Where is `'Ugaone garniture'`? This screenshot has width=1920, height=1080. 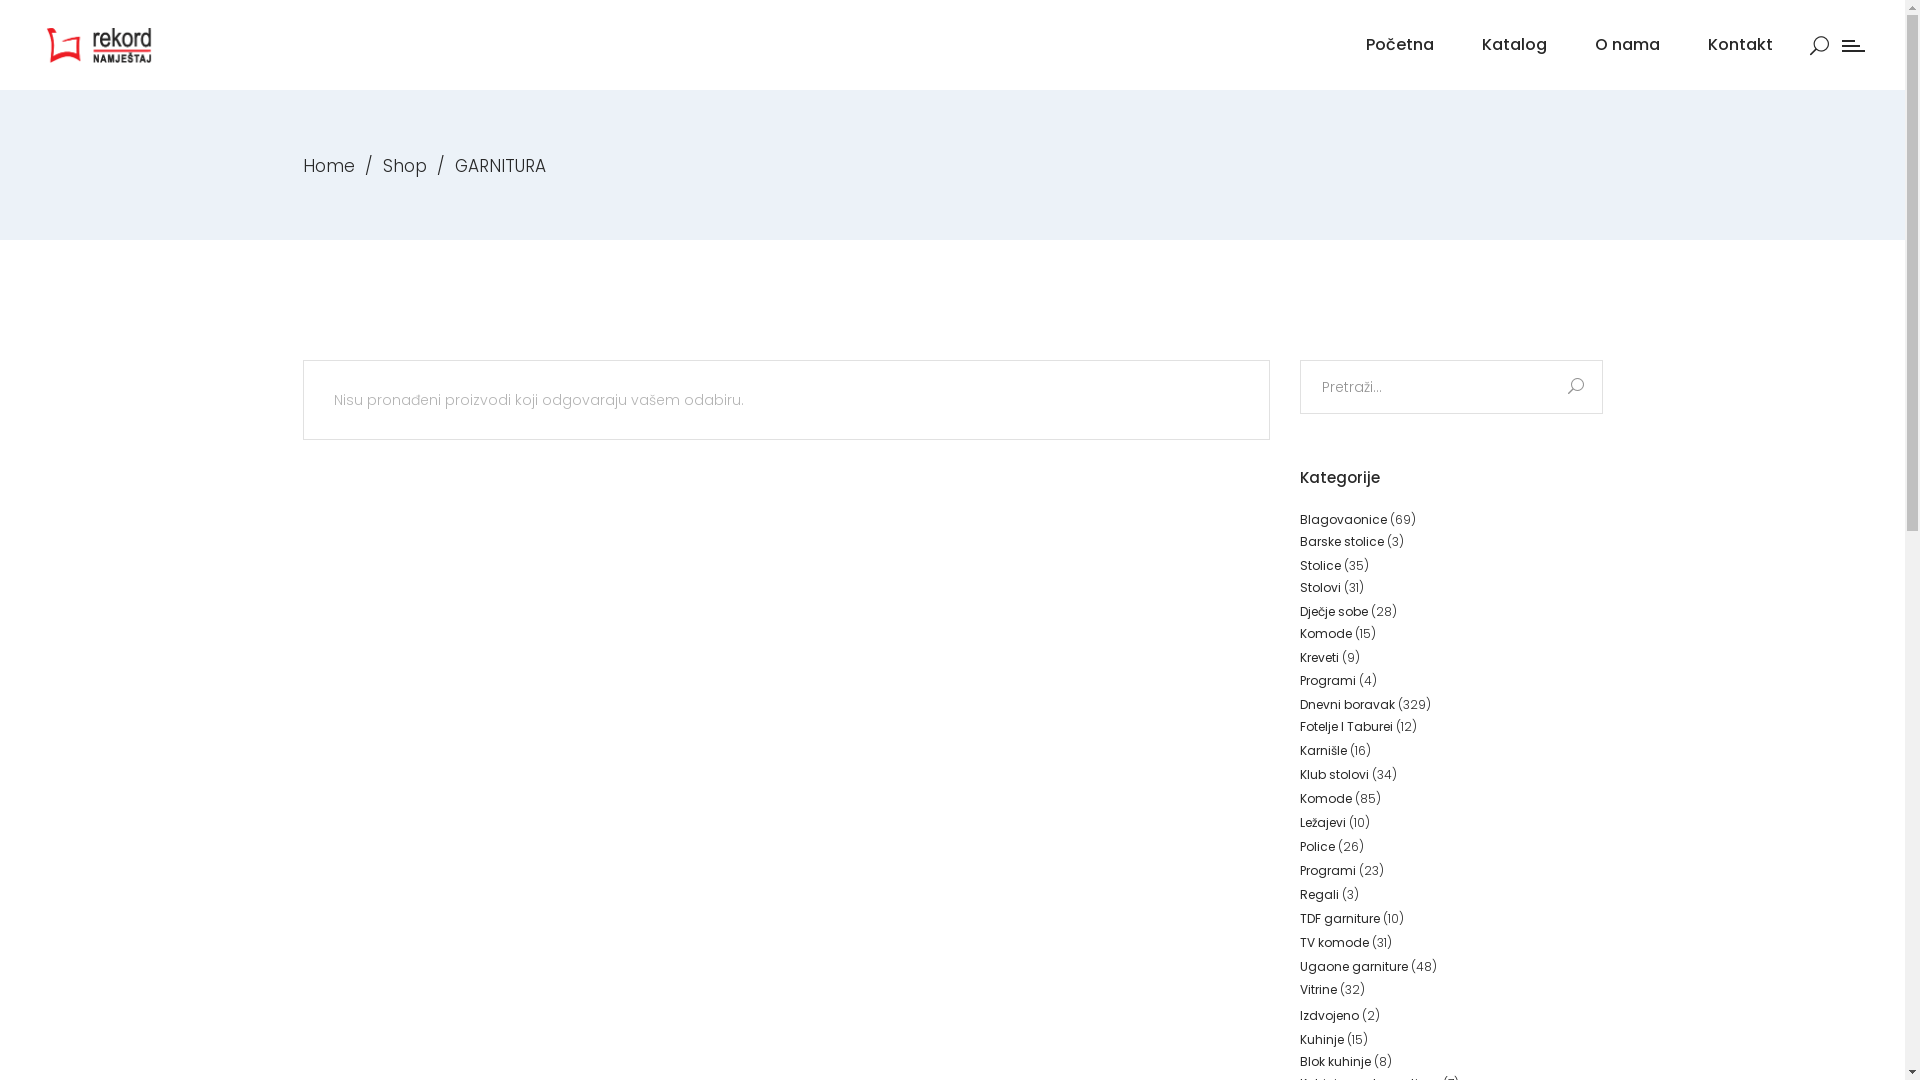
'Ugaone garniture' is located at coordinates (1353, 965).